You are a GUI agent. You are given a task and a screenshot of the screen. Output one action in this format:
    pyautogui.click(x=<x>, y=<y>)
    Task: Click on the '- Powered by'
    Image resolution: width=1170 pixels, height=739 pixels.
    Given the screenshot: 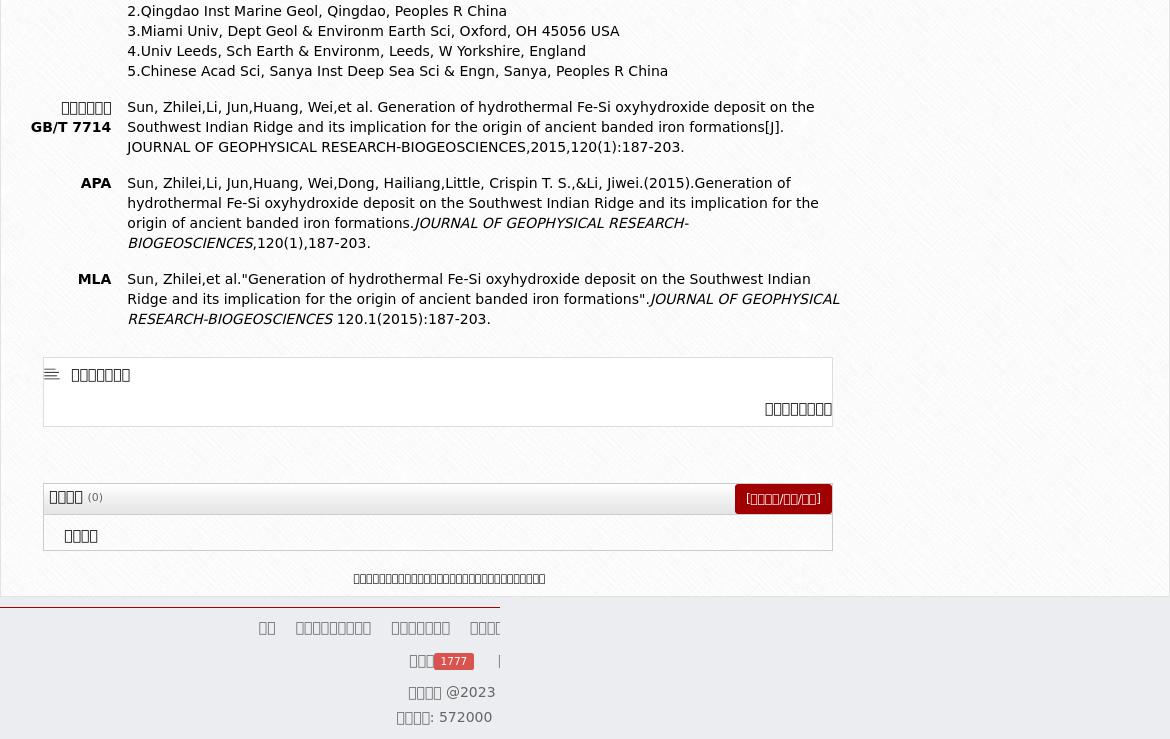 What is the action you would take?
    pyautogui.click(x=675, y=689)
    